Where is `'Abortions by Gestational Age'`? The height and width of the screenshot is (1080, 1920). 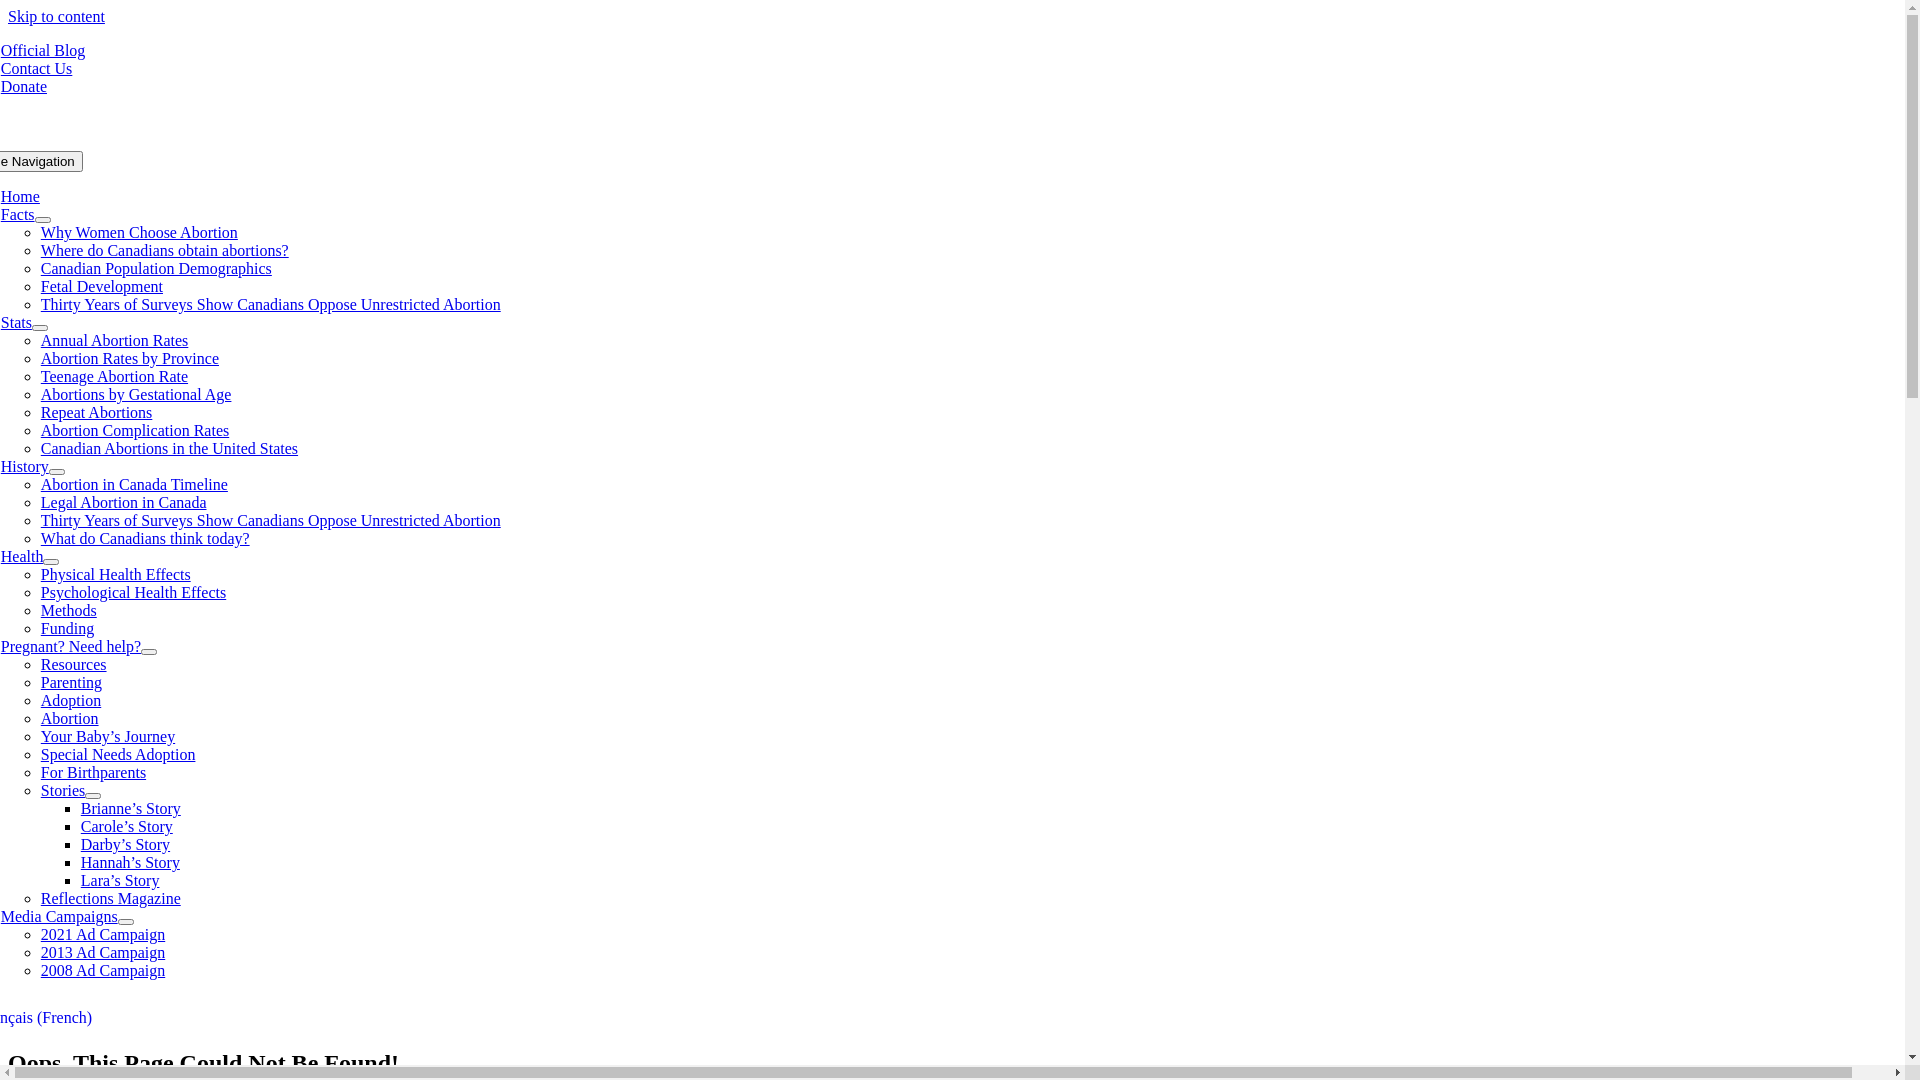 'Abortions by Gestational Age' is located at coordinates (41, 394).